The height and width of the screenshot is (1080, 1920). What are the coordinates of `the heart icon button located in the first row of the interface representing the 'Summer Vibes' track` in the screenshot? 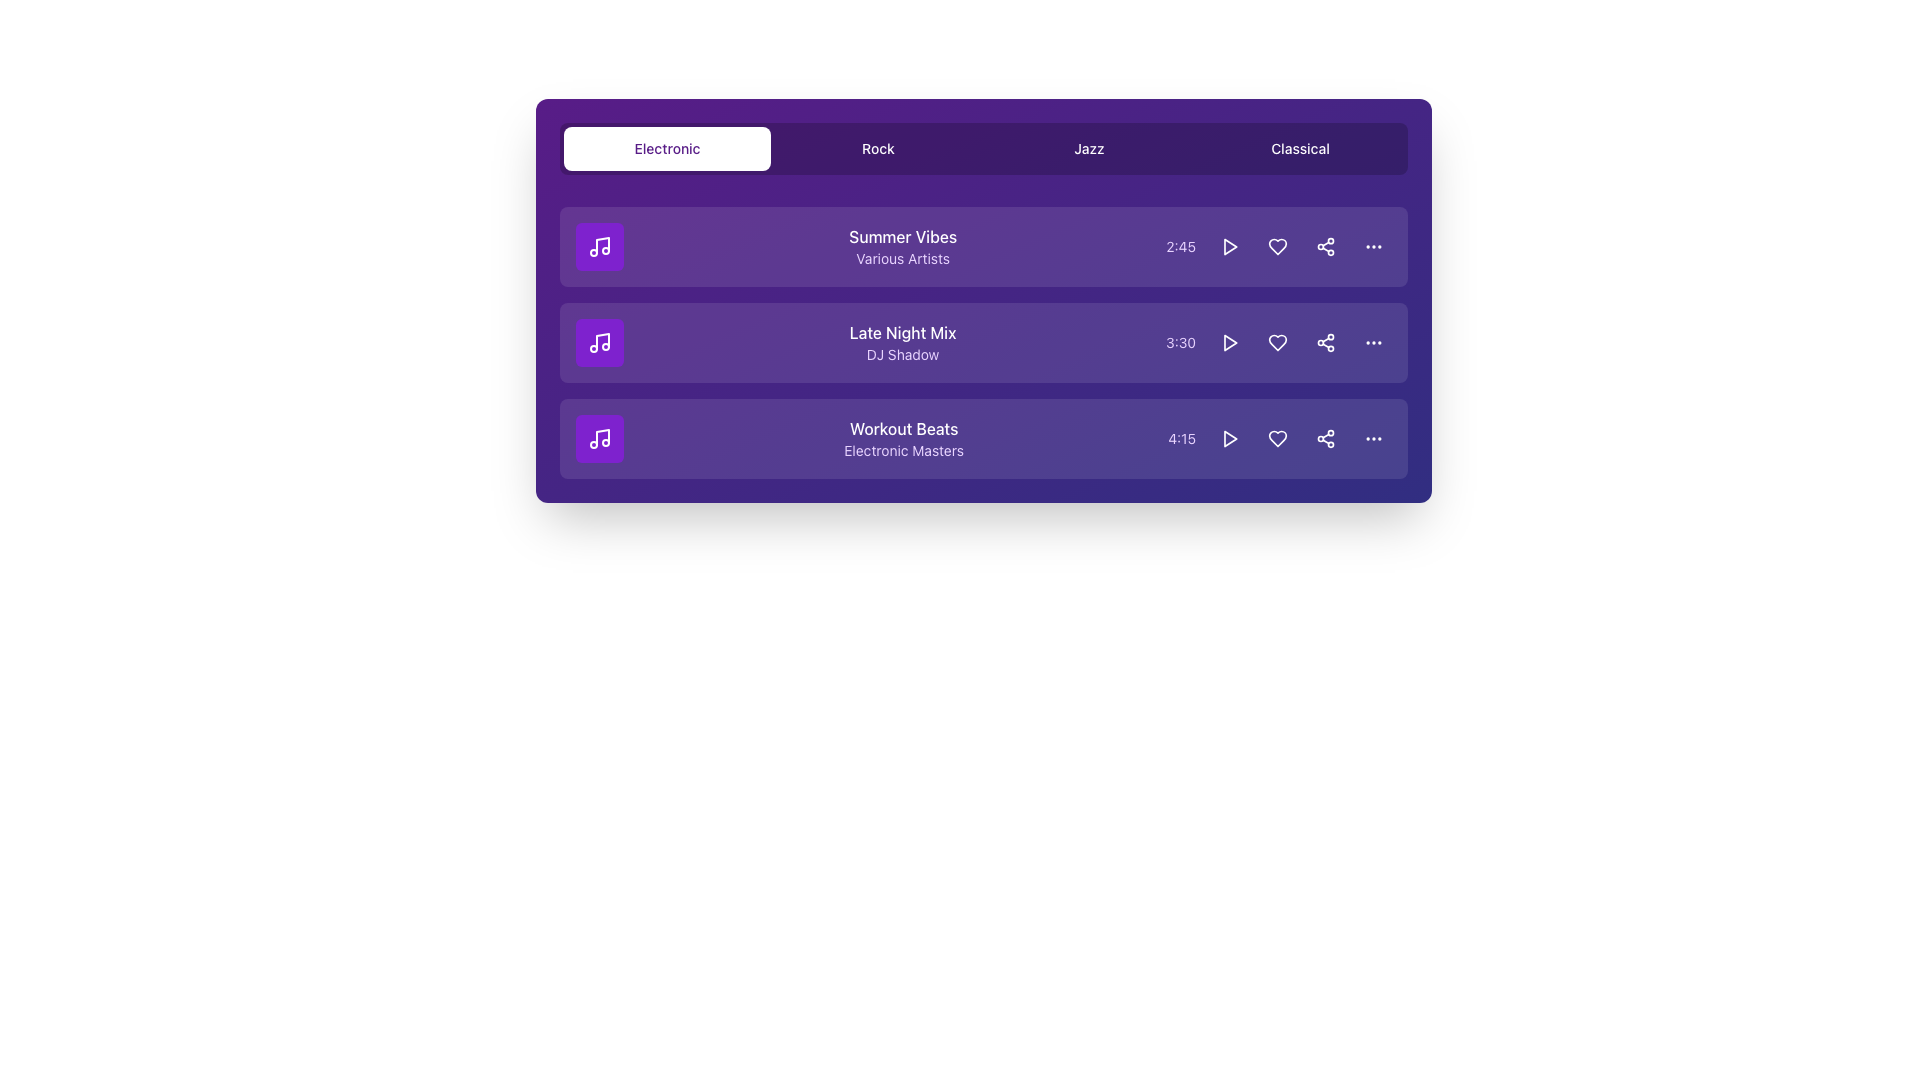 It's located at (1276, 245).